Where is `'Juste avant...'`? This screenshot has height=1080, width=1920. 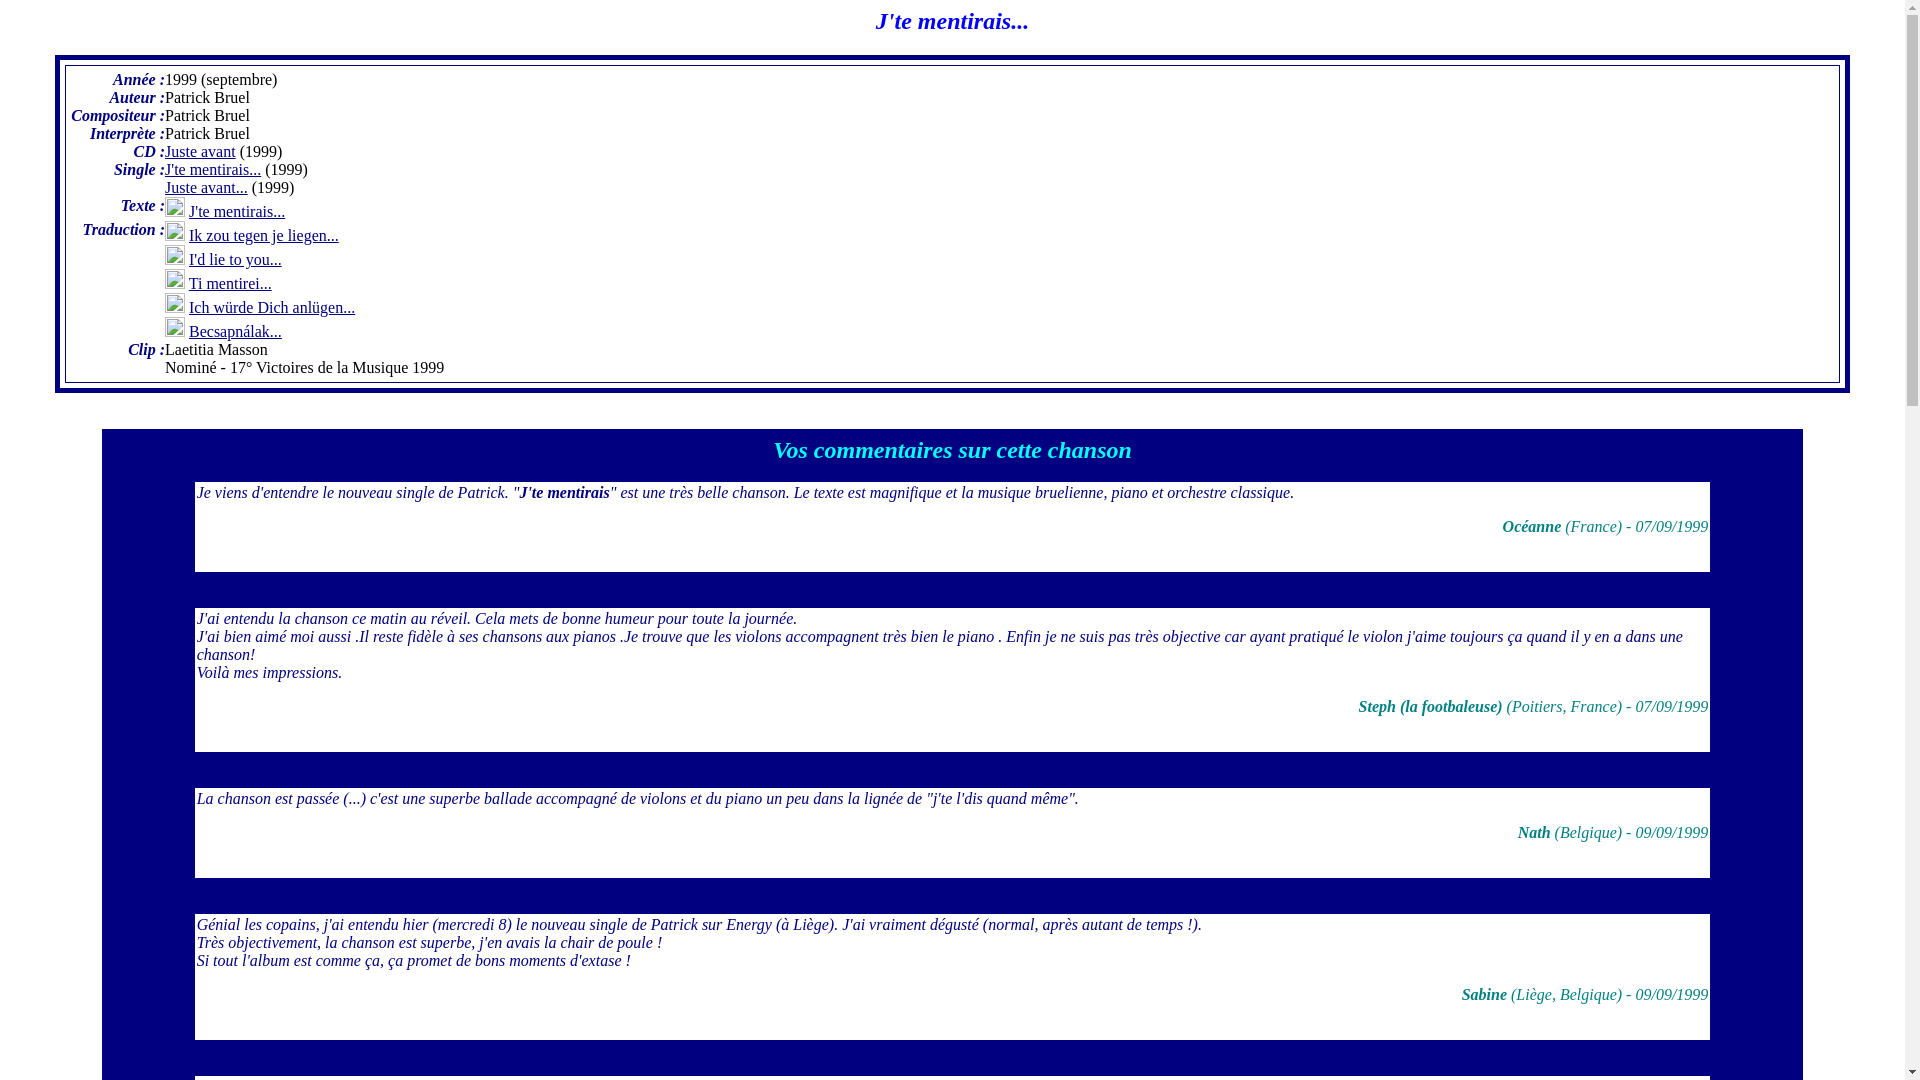 'Juste avant...' is located at coordinates (206, 187).